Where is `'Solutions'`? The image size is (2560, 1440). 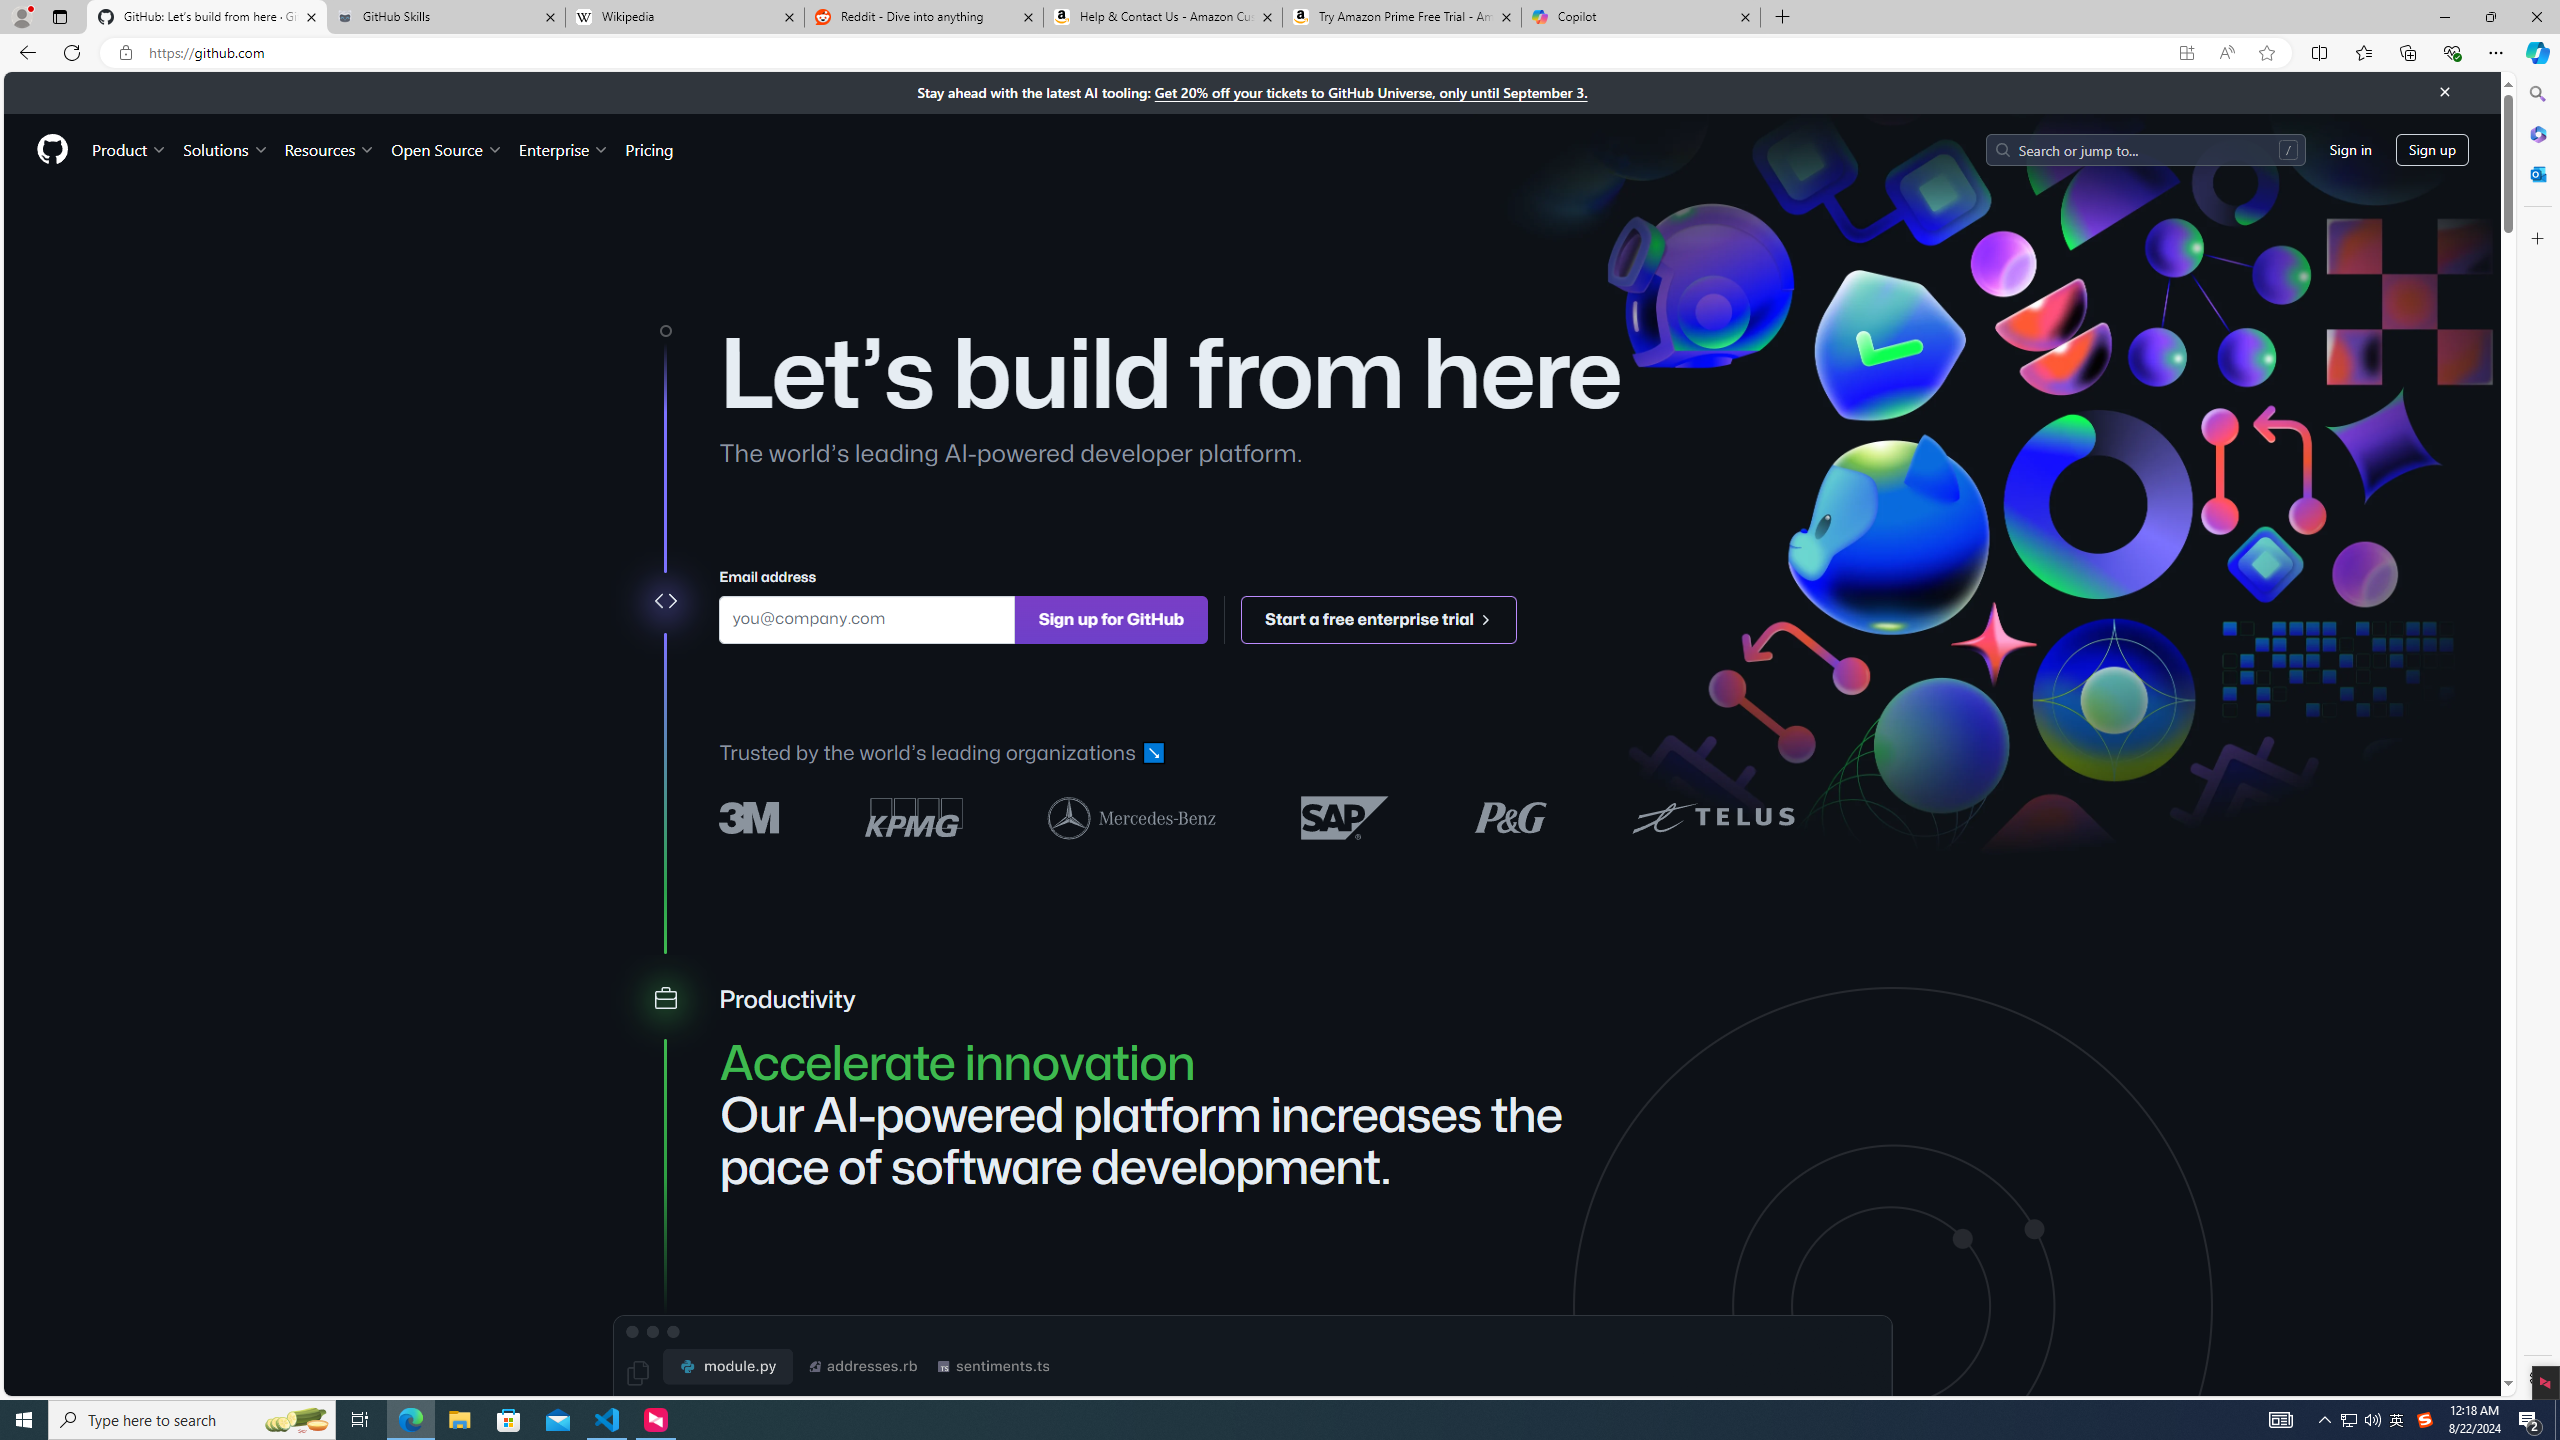 'Solutions' is located at coordinates (224, 149).